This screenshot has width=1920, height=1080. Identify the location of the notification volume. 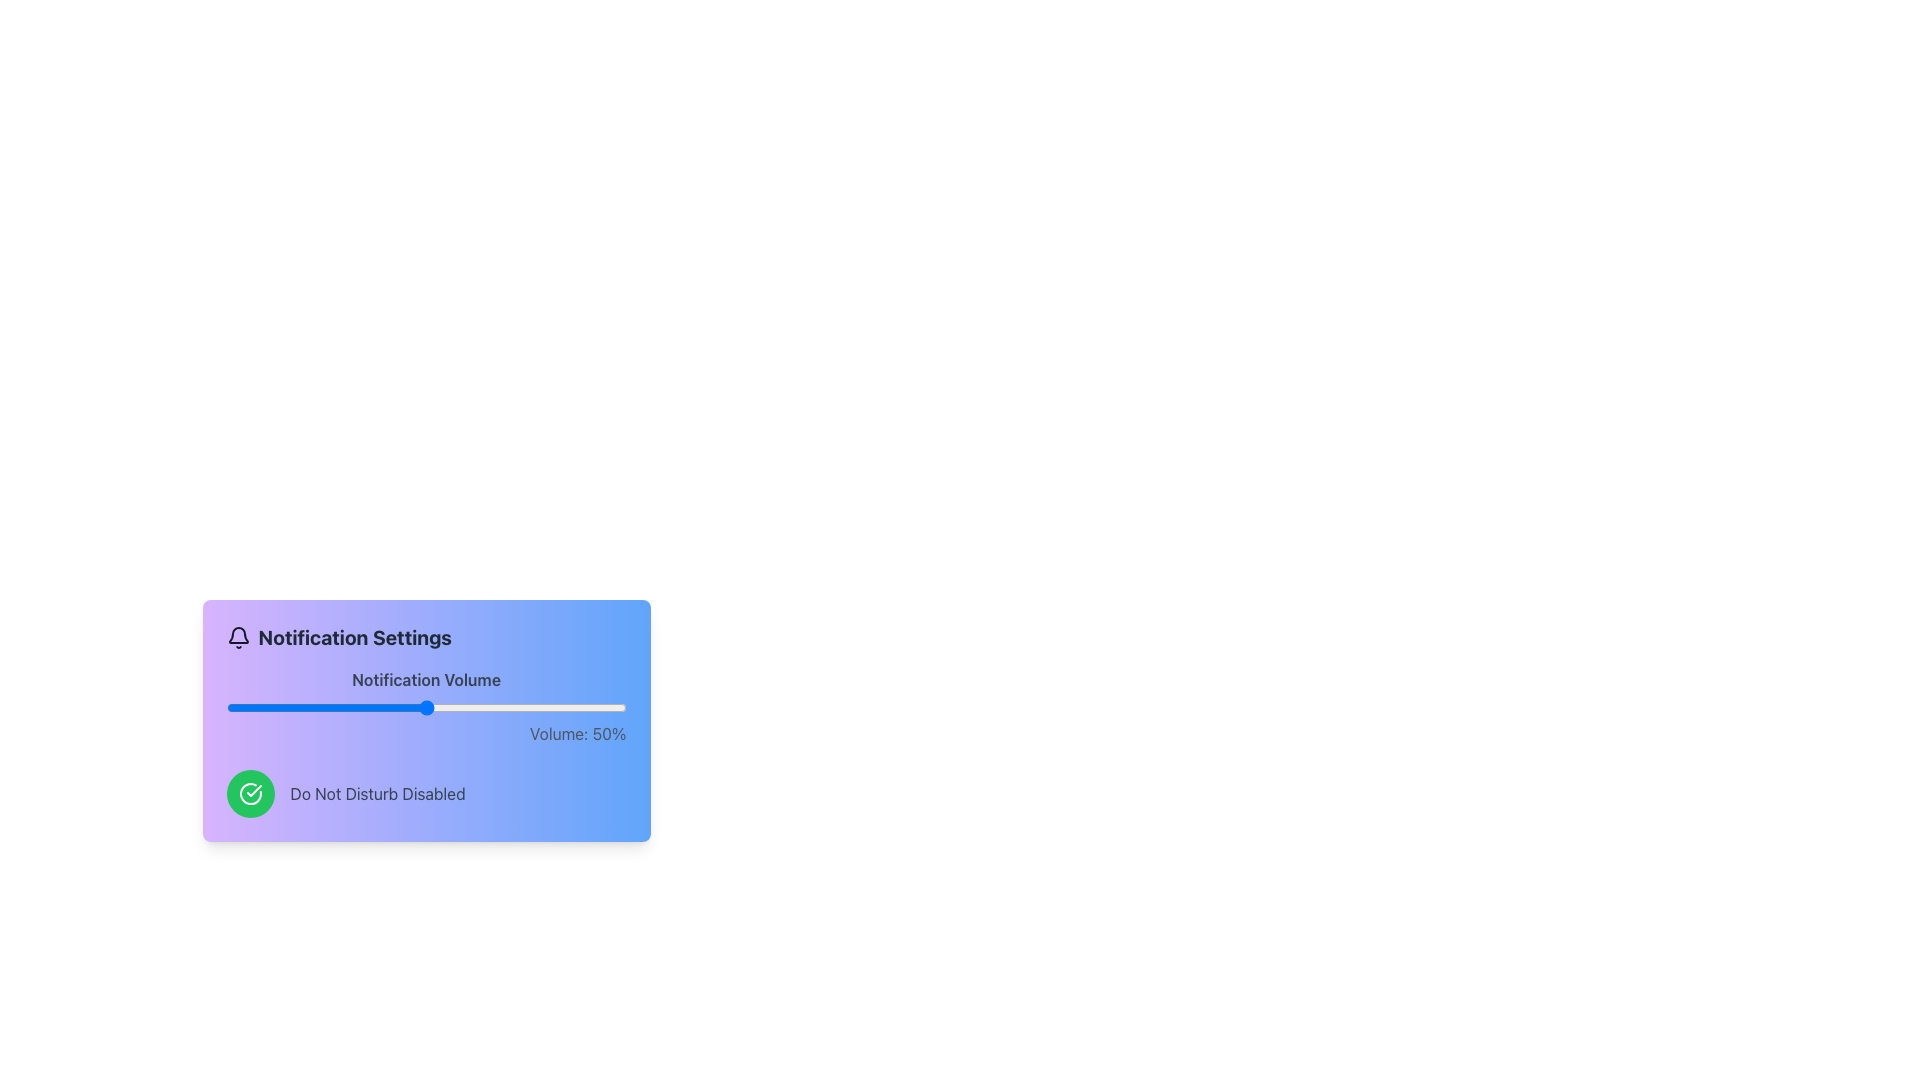
(405, 707).